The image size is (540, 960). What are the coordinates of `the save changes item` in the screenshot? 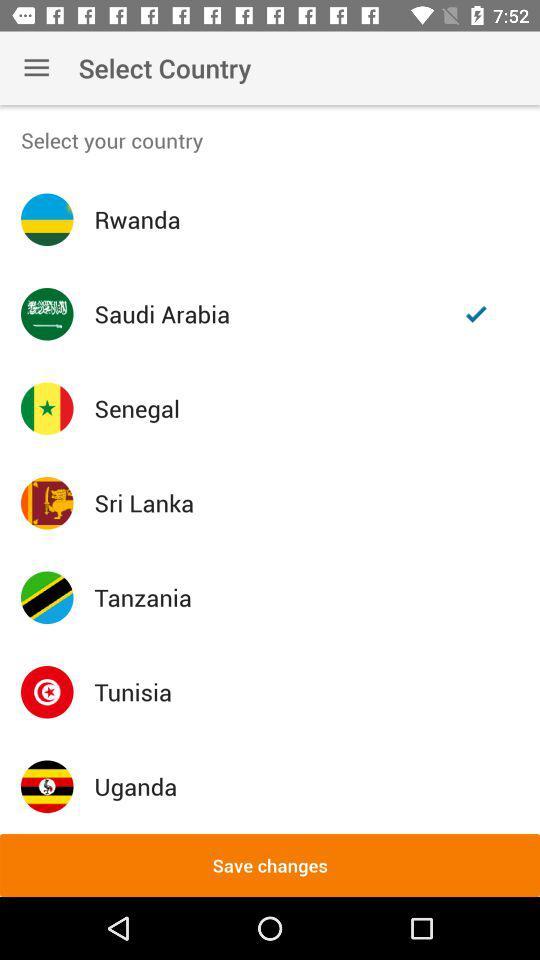 It's located at (270, 864).